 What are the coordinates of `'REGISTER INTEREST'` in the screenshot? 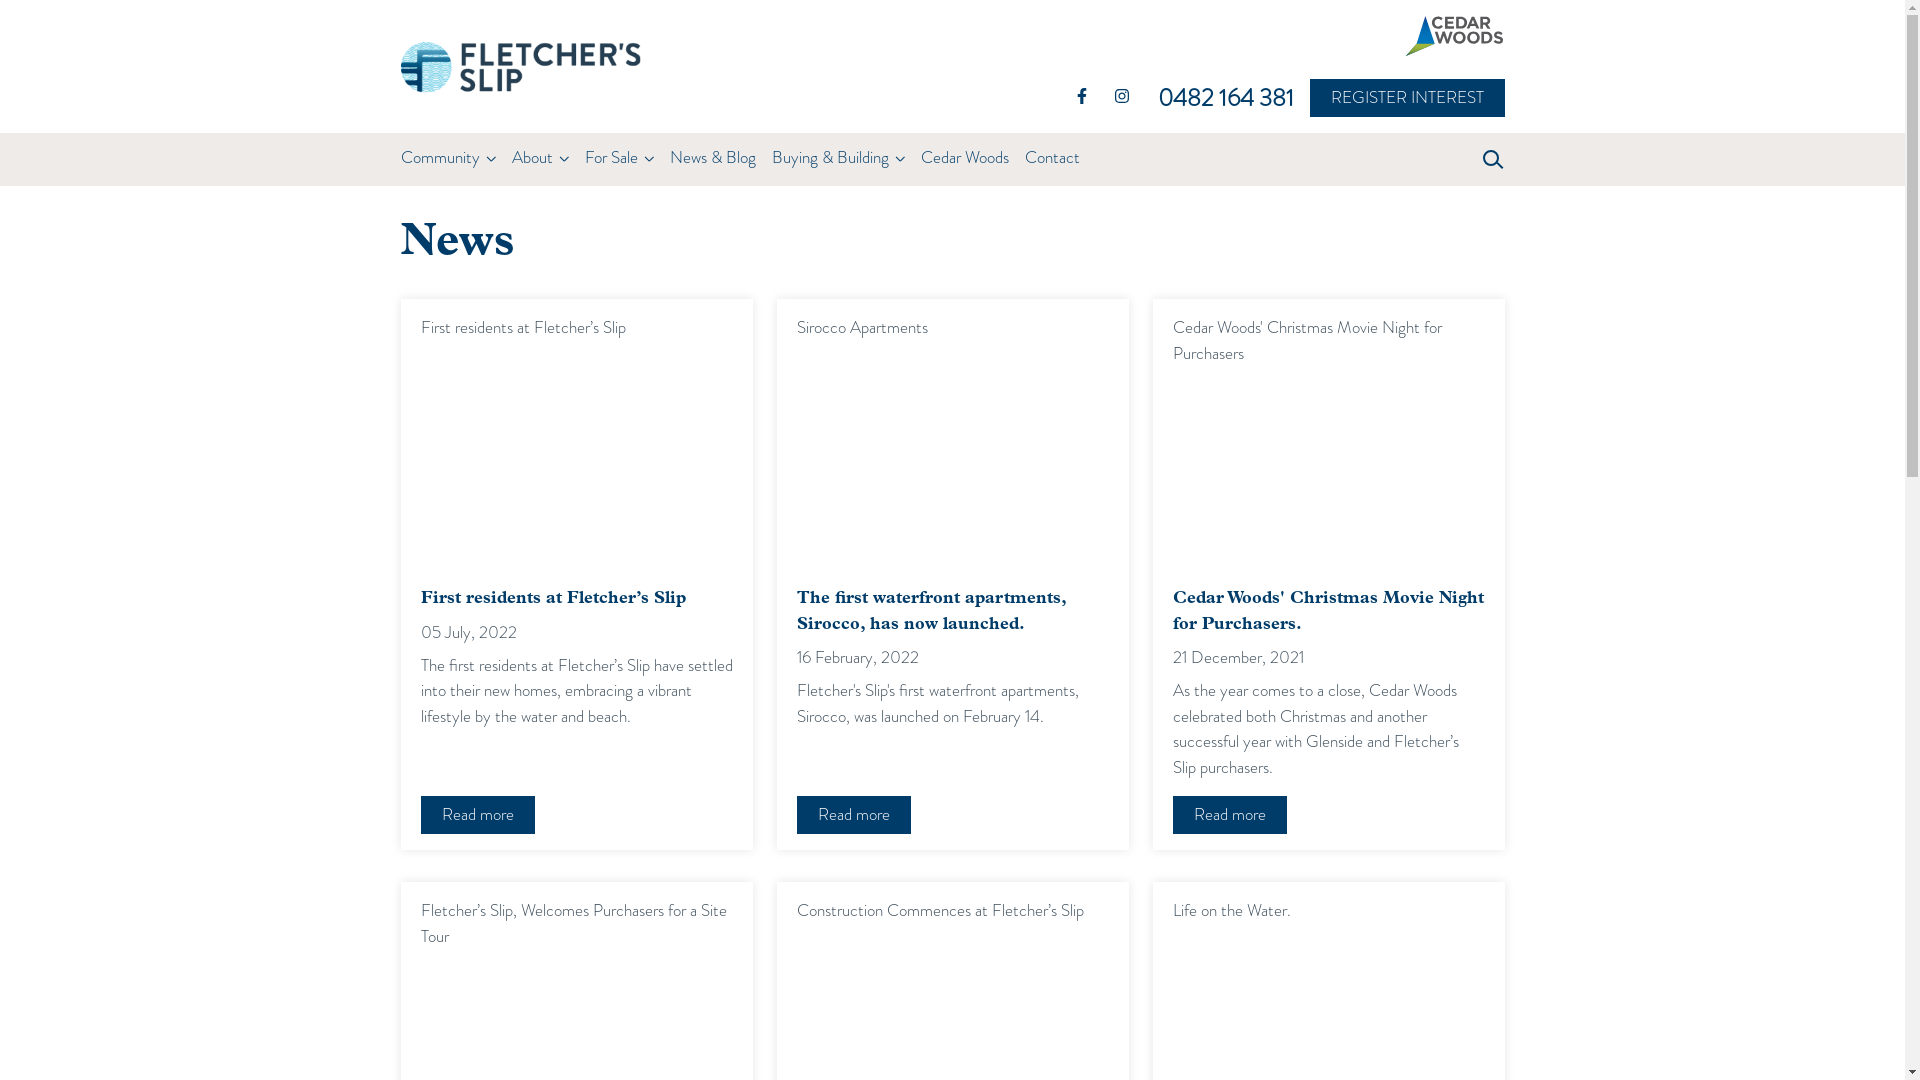 It's located at (1316, 97).